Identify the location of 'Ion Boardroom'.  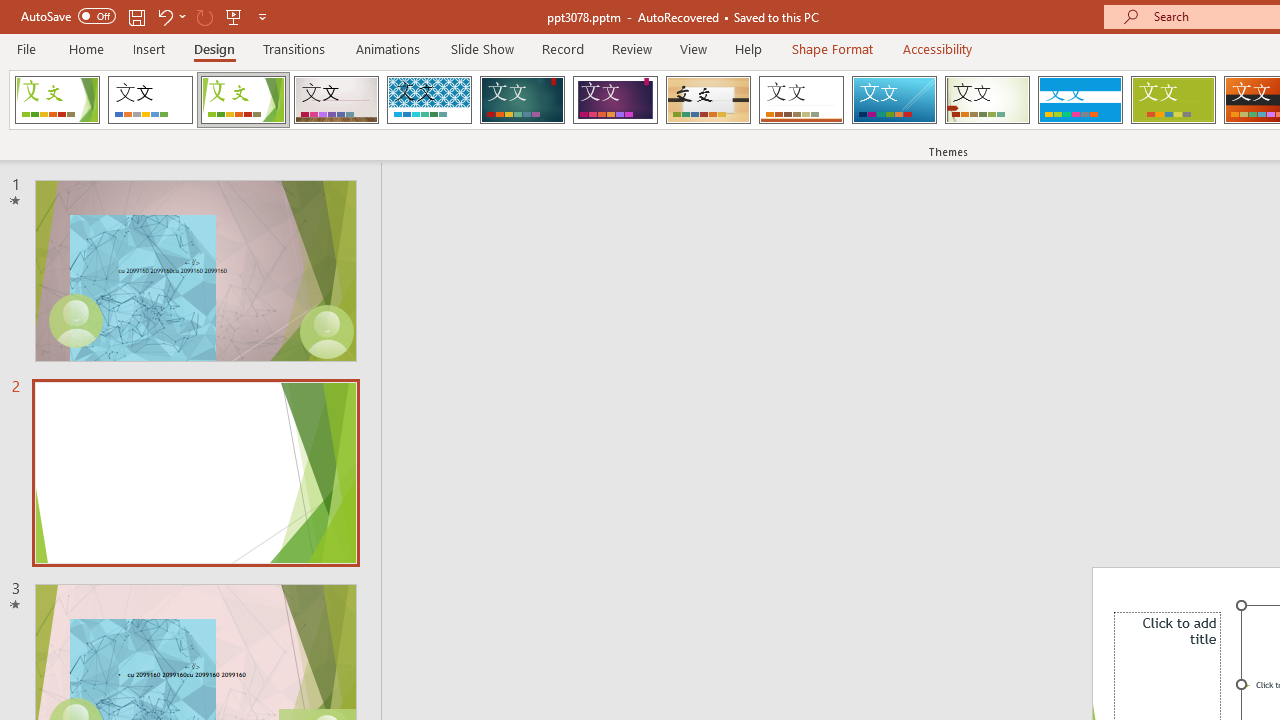
(614, 100).